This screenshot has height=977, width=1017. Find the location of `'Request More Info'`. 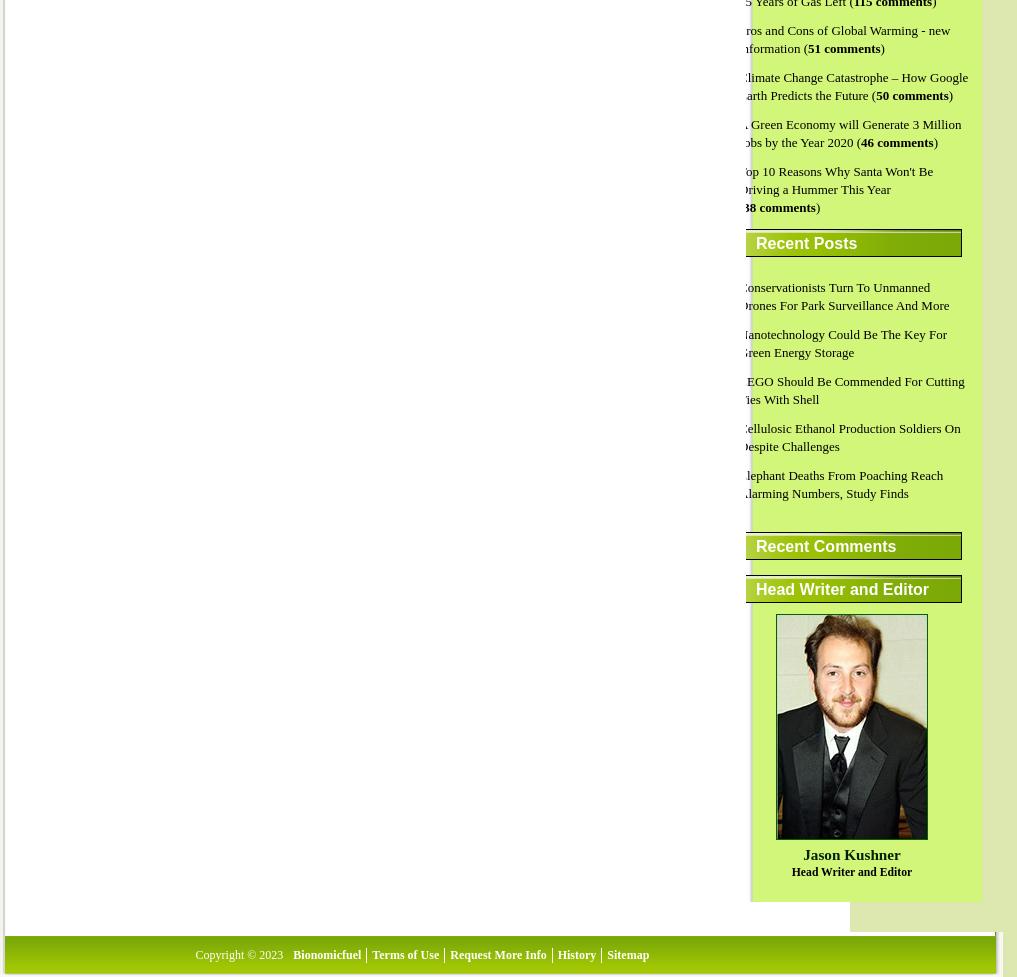

'Request More Info' is located at coordinates (497, 953).